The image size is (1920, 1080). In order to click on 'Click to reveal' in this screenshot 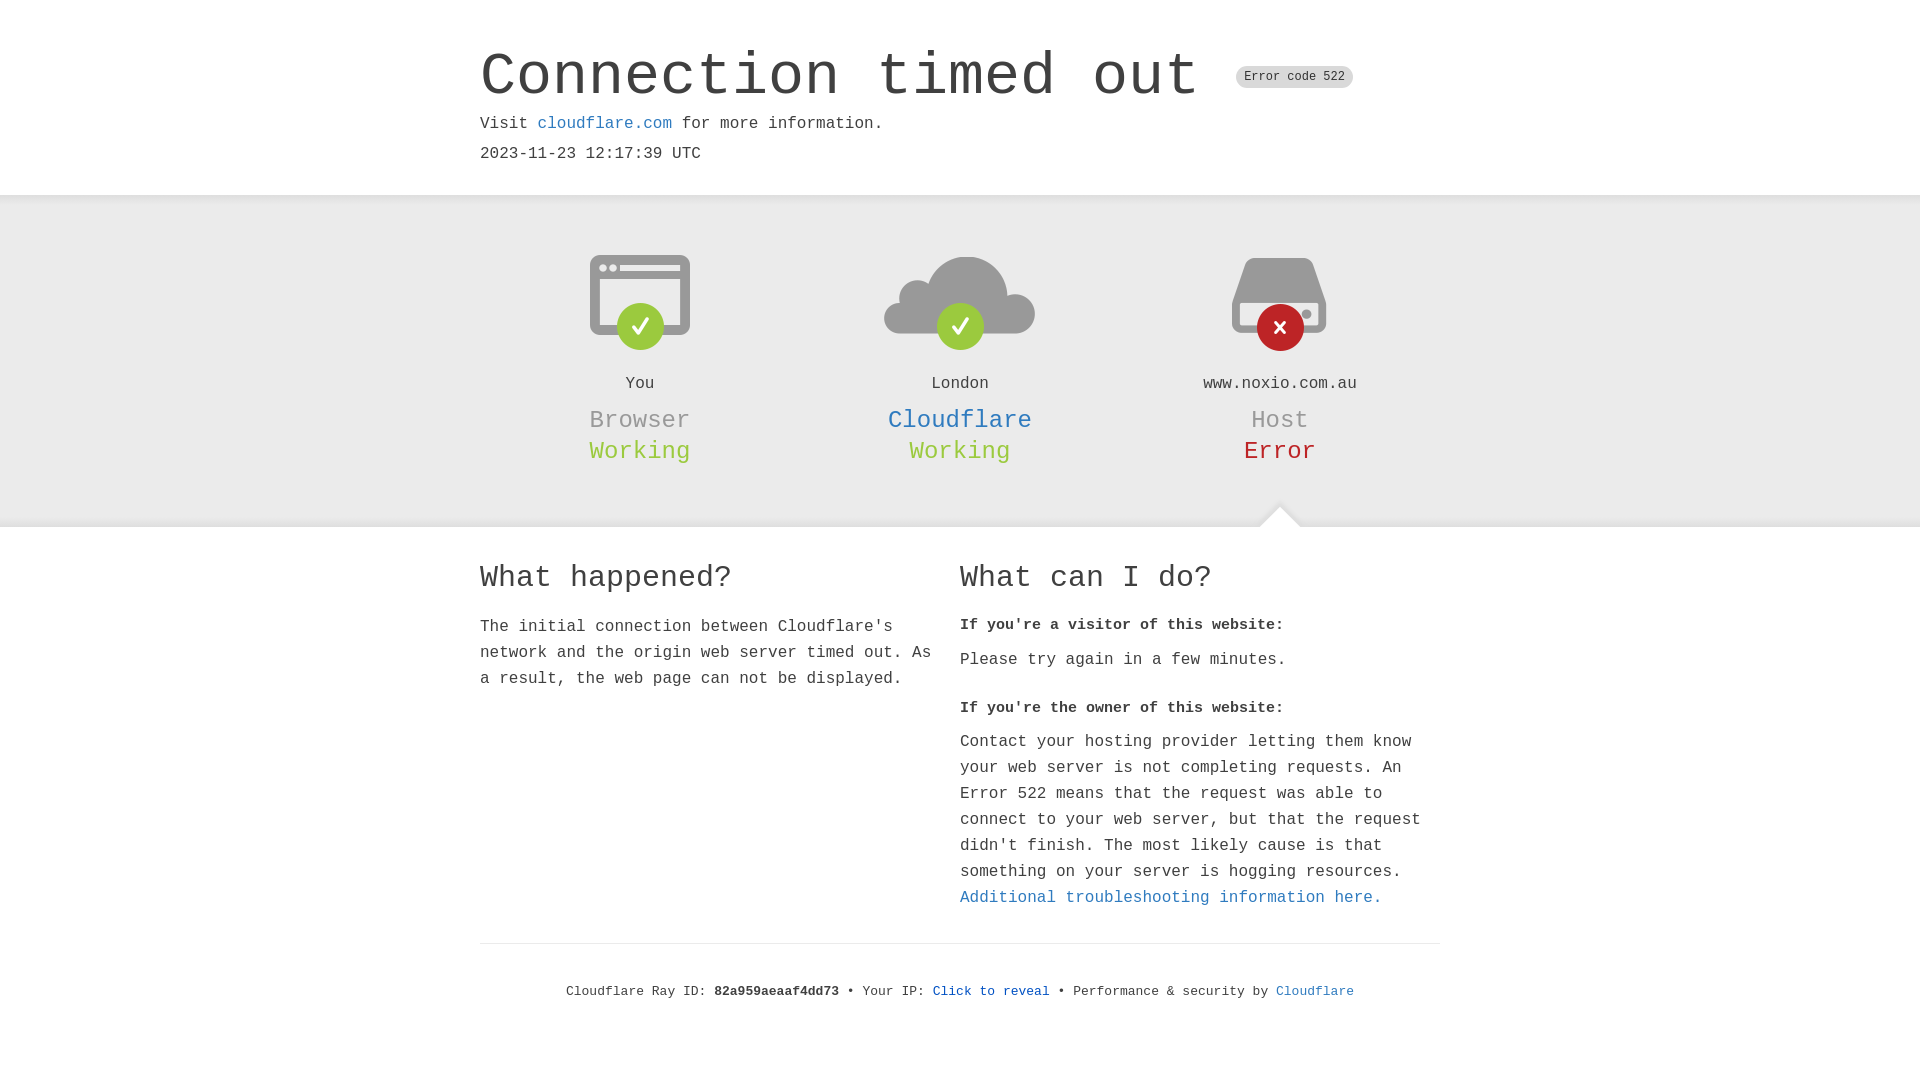, I will do `click(991, 991)`.